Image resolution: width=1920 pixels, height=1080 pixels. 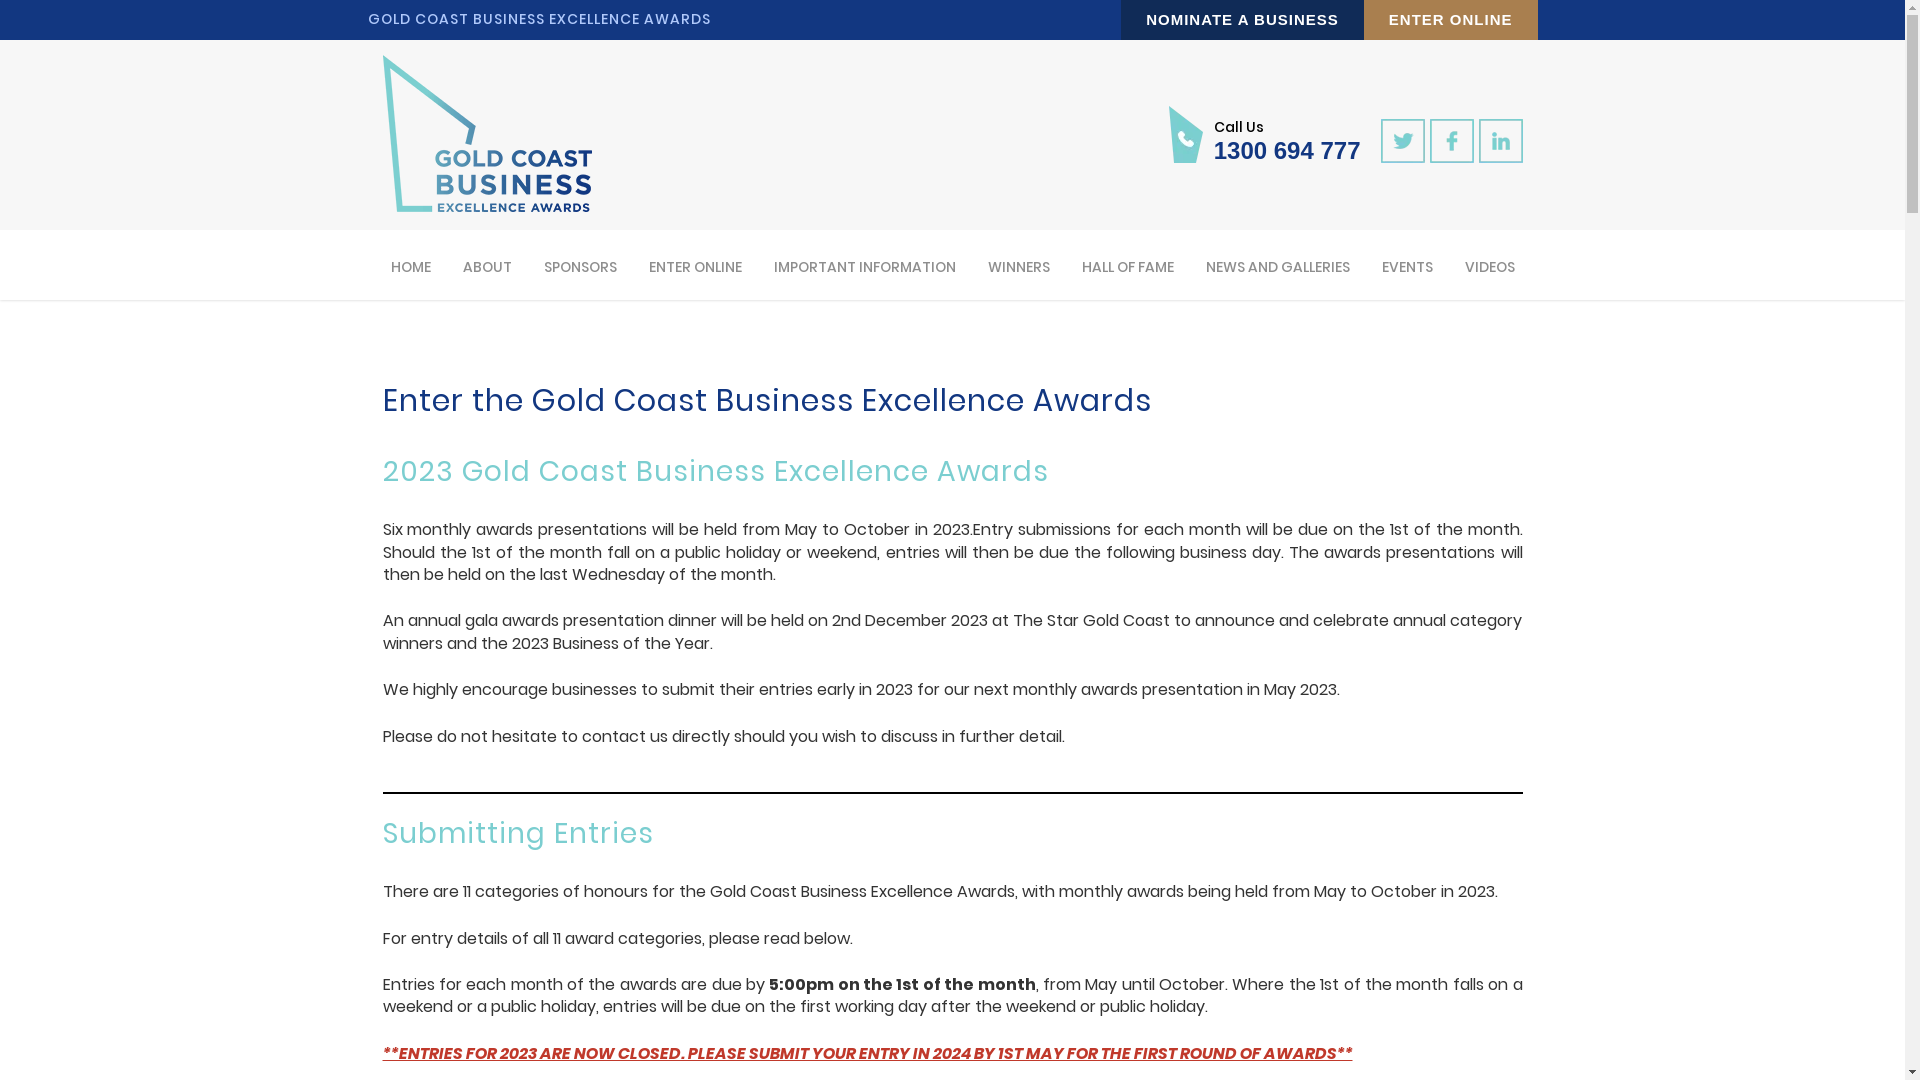 I want to click on 'HOME', so click(x=410, y=264).